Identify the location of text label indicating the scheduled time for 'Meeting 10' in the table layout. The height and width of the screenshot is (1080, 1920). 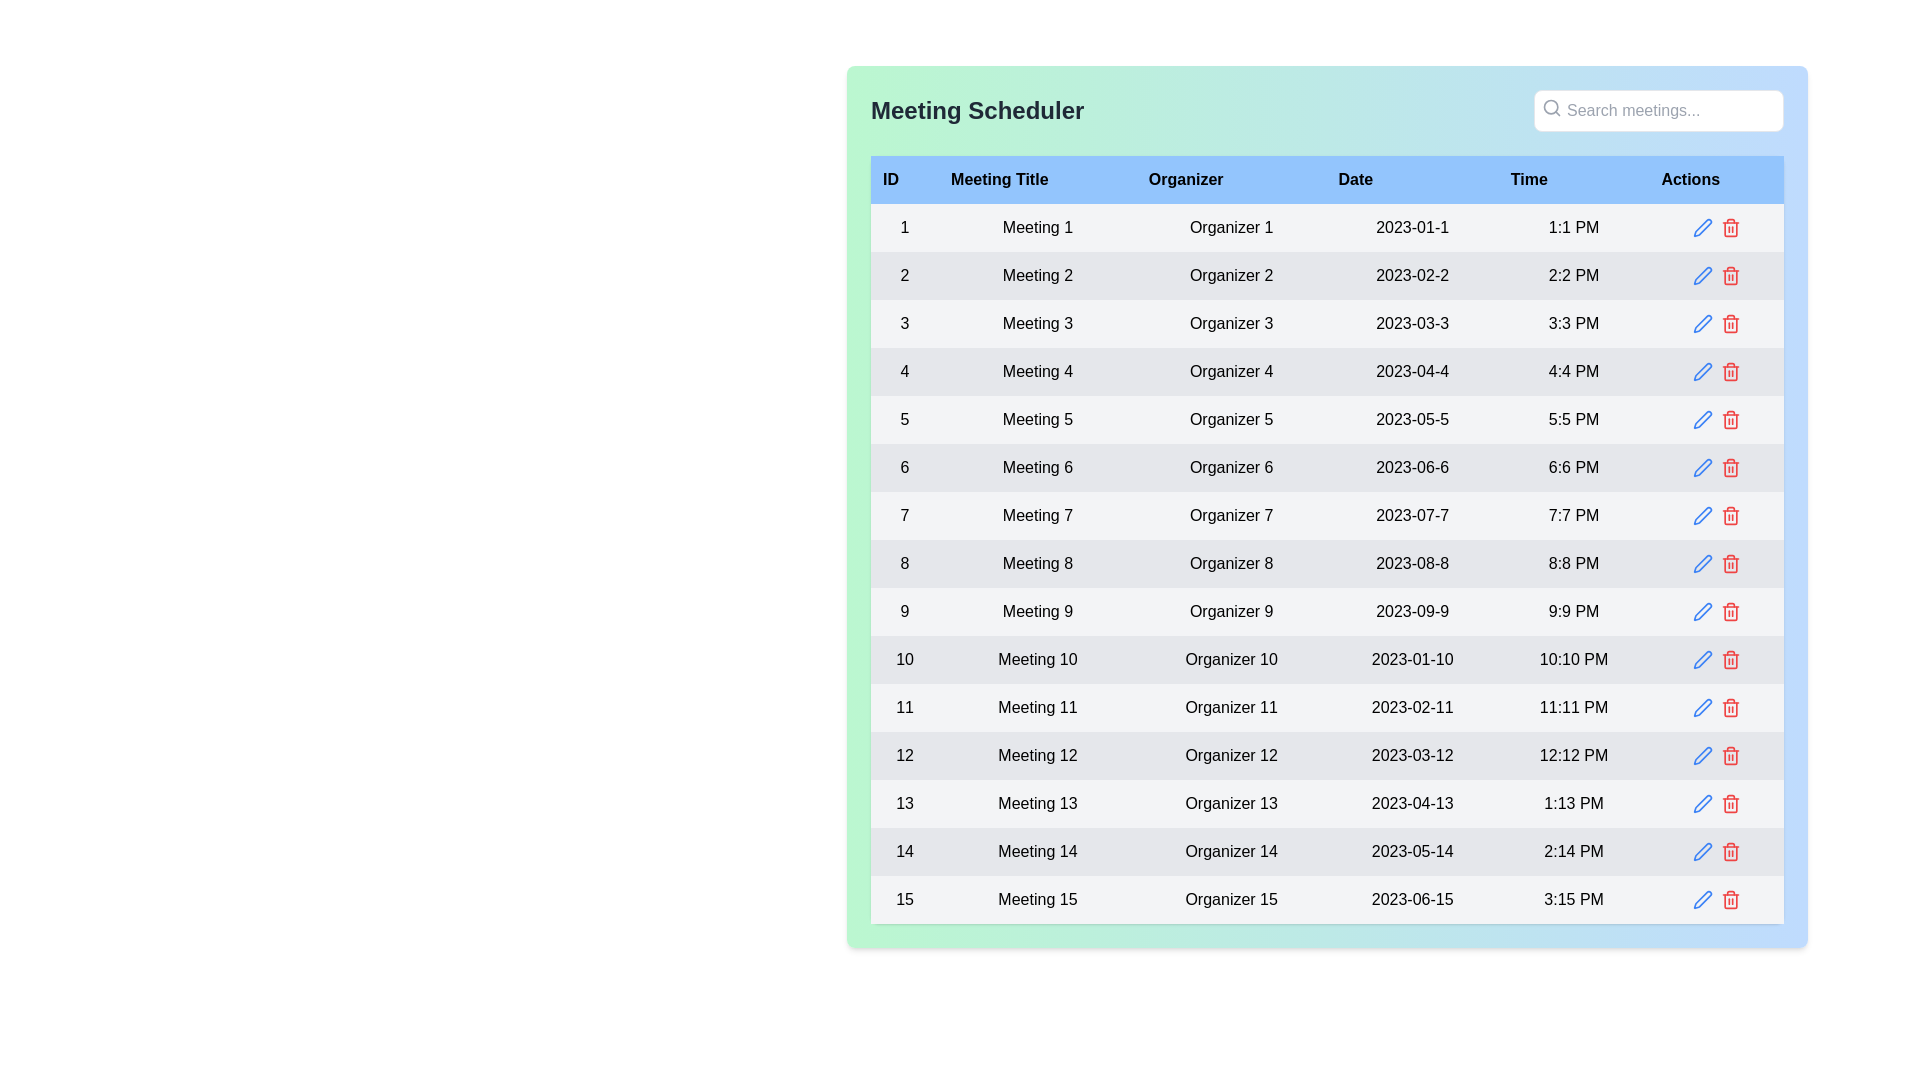
(1573, 659).